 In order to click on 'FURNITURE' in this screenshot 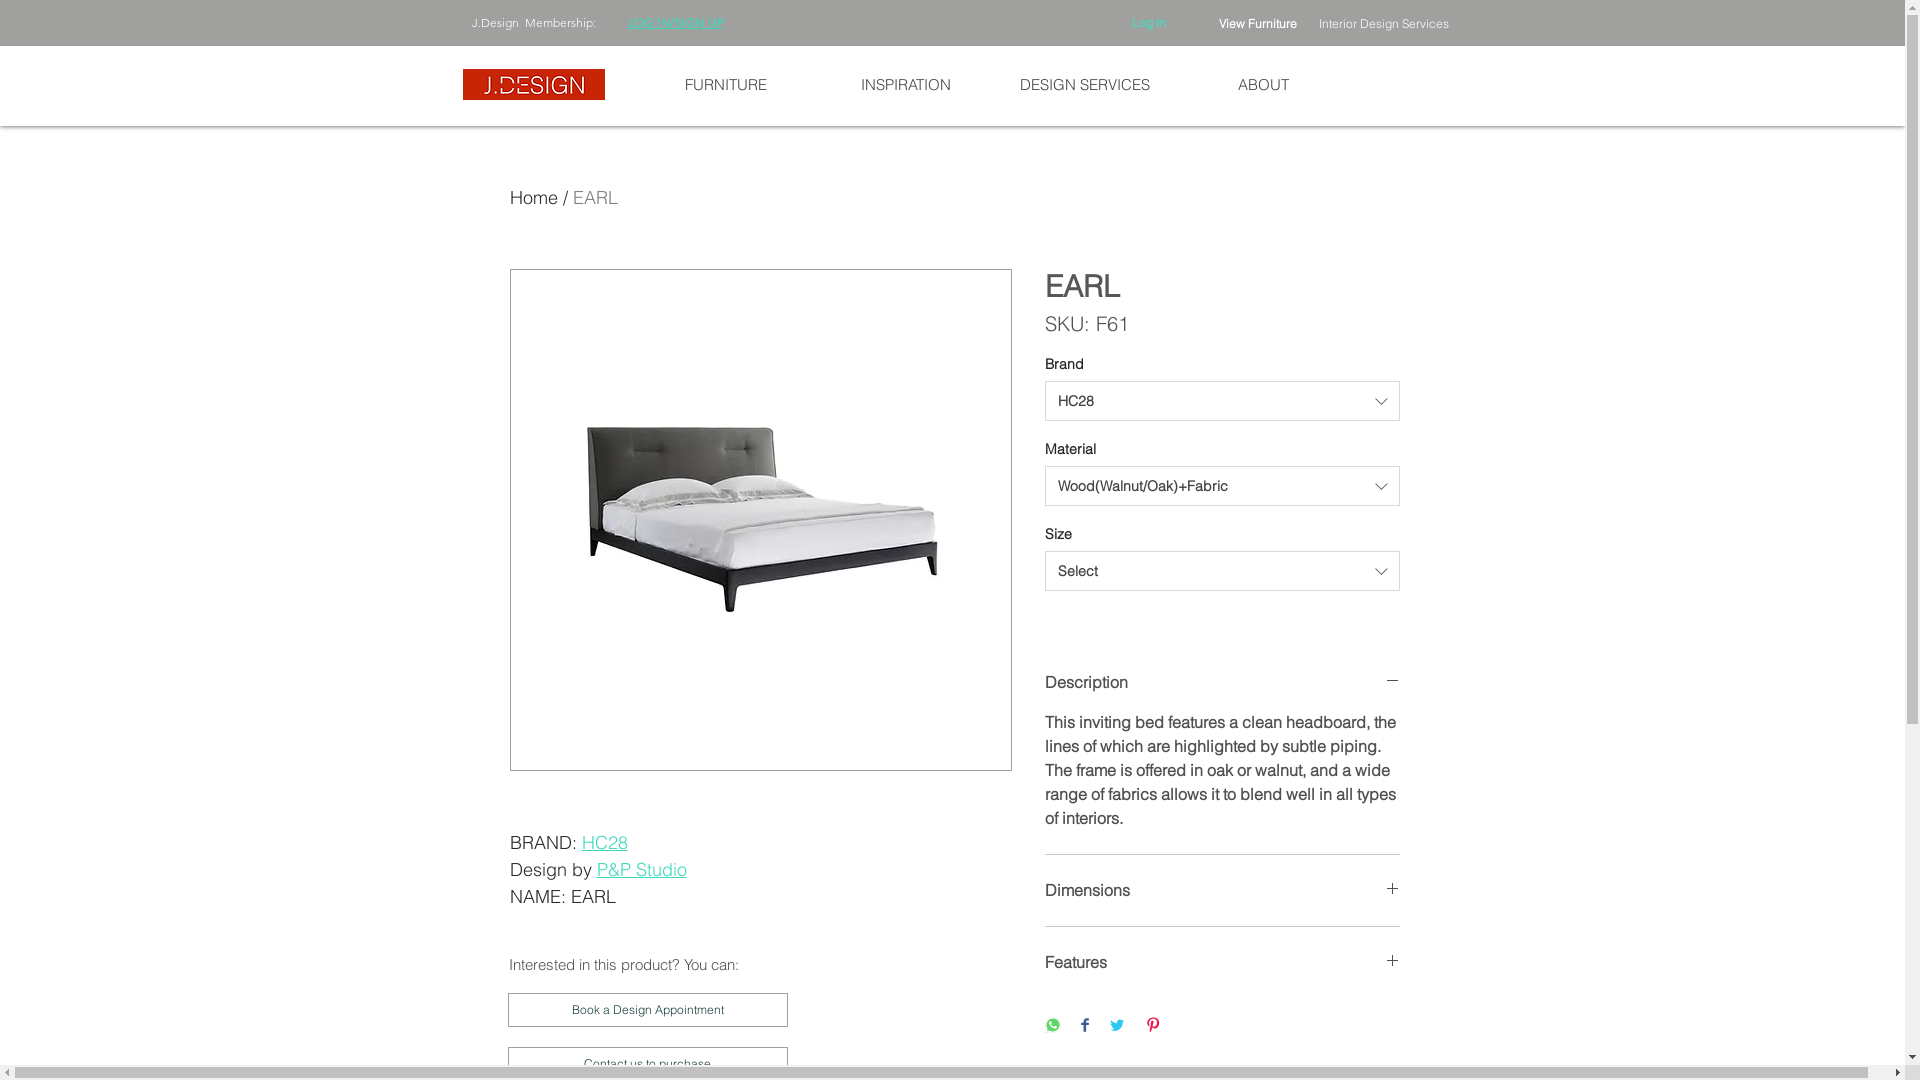, I will do `click(724, 83)`.